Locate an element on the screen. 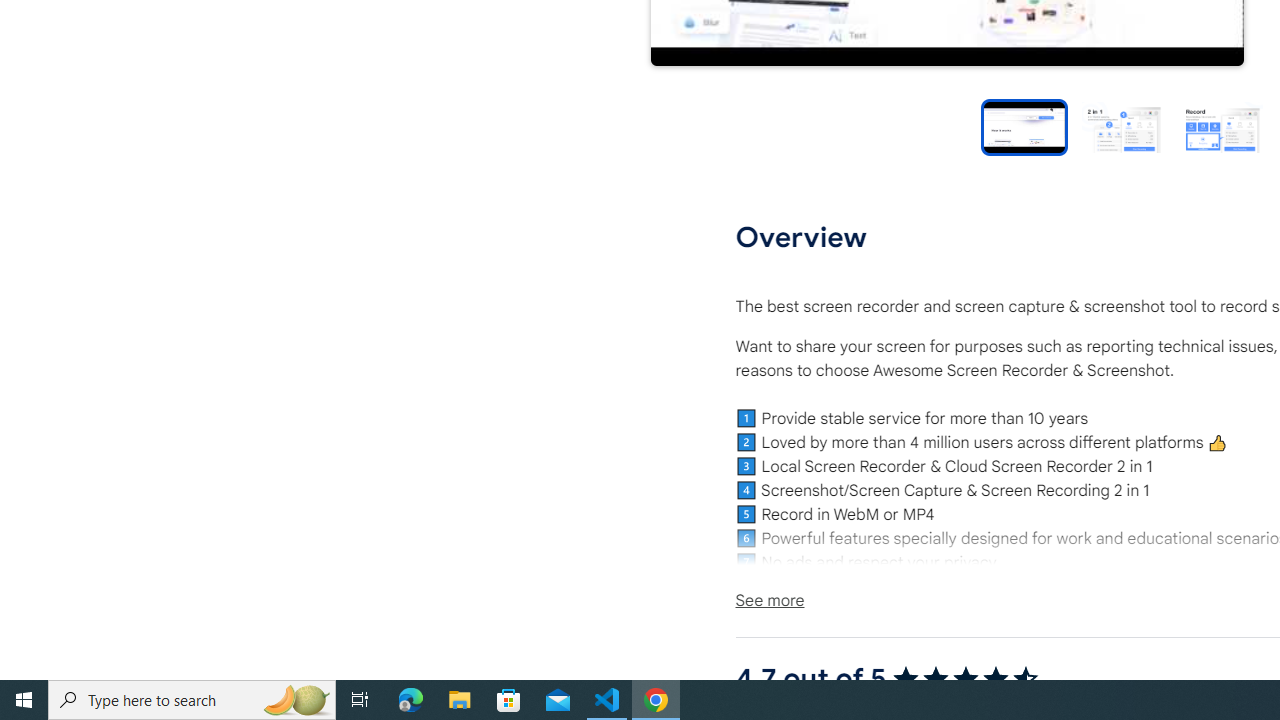 This screenshot has height=720, width=1280. 'File Explorer' is located at coordinates (459, 698).